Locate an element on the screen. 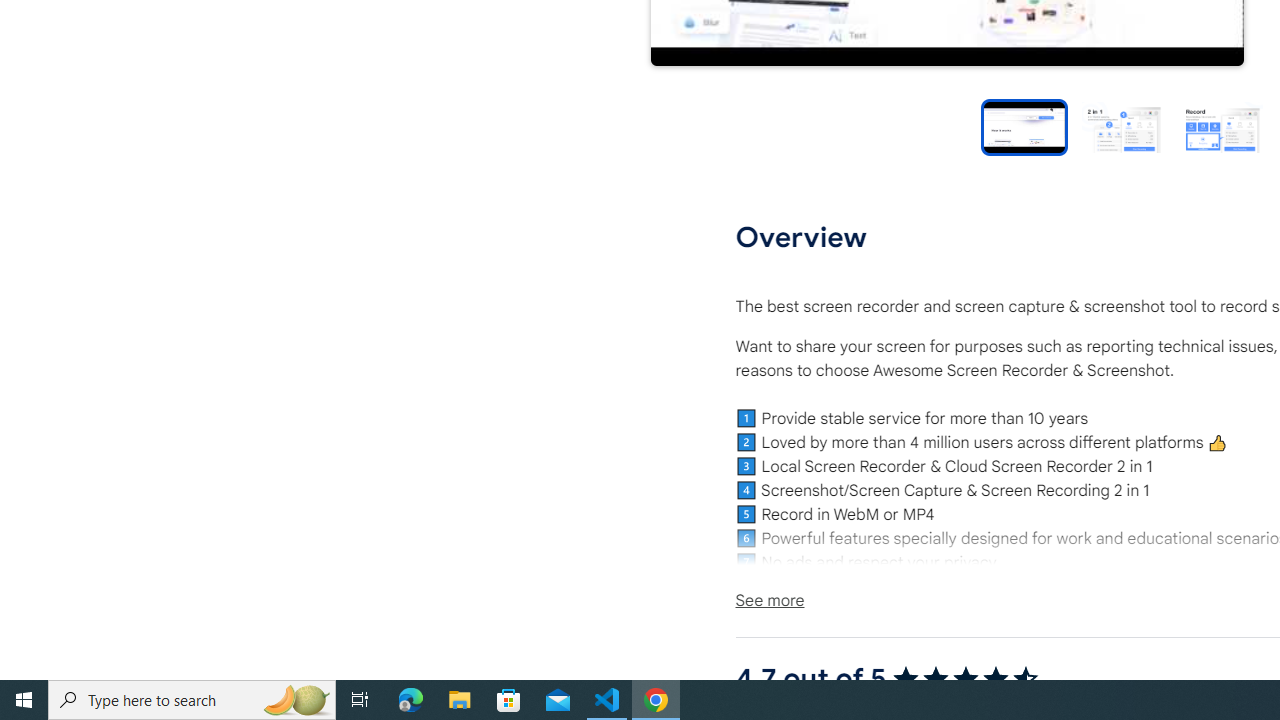 This screenshot has height=720, width=1280. 'File Explorer' is located at coordinates (459, 698).